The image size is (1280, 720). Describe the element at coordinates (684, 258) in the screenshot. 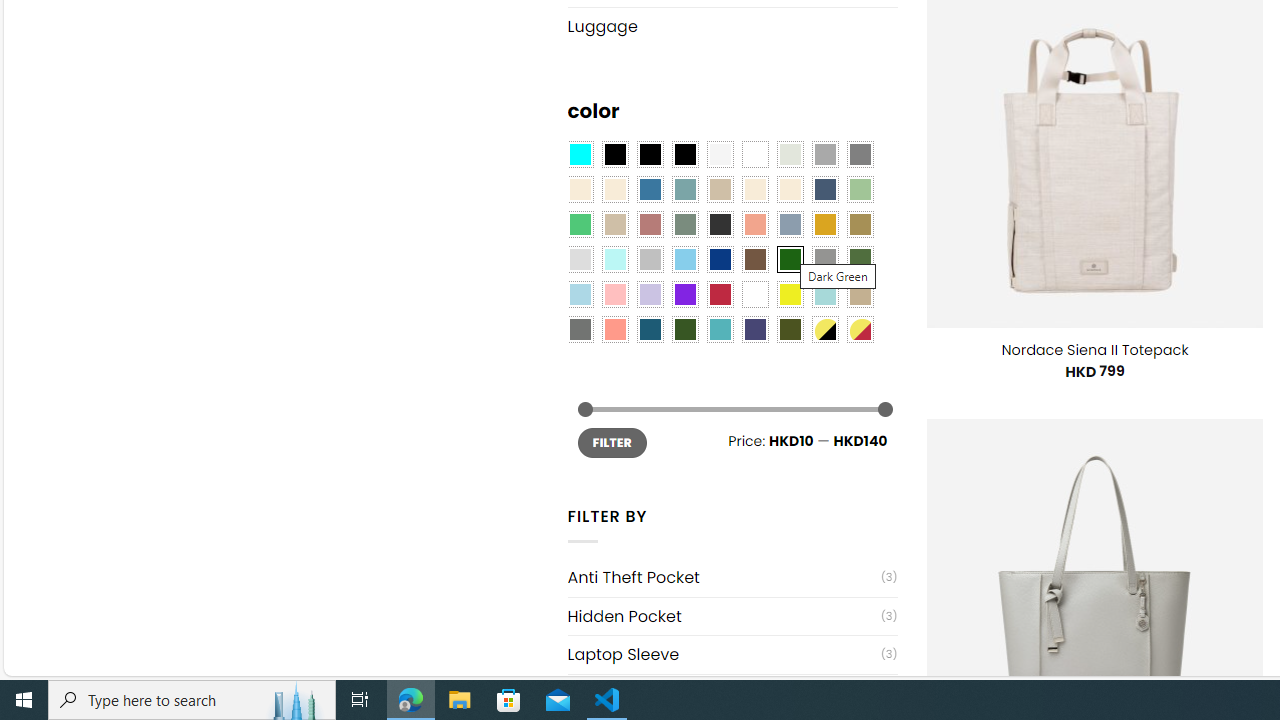

I see `'Sky Blue'` at that location.